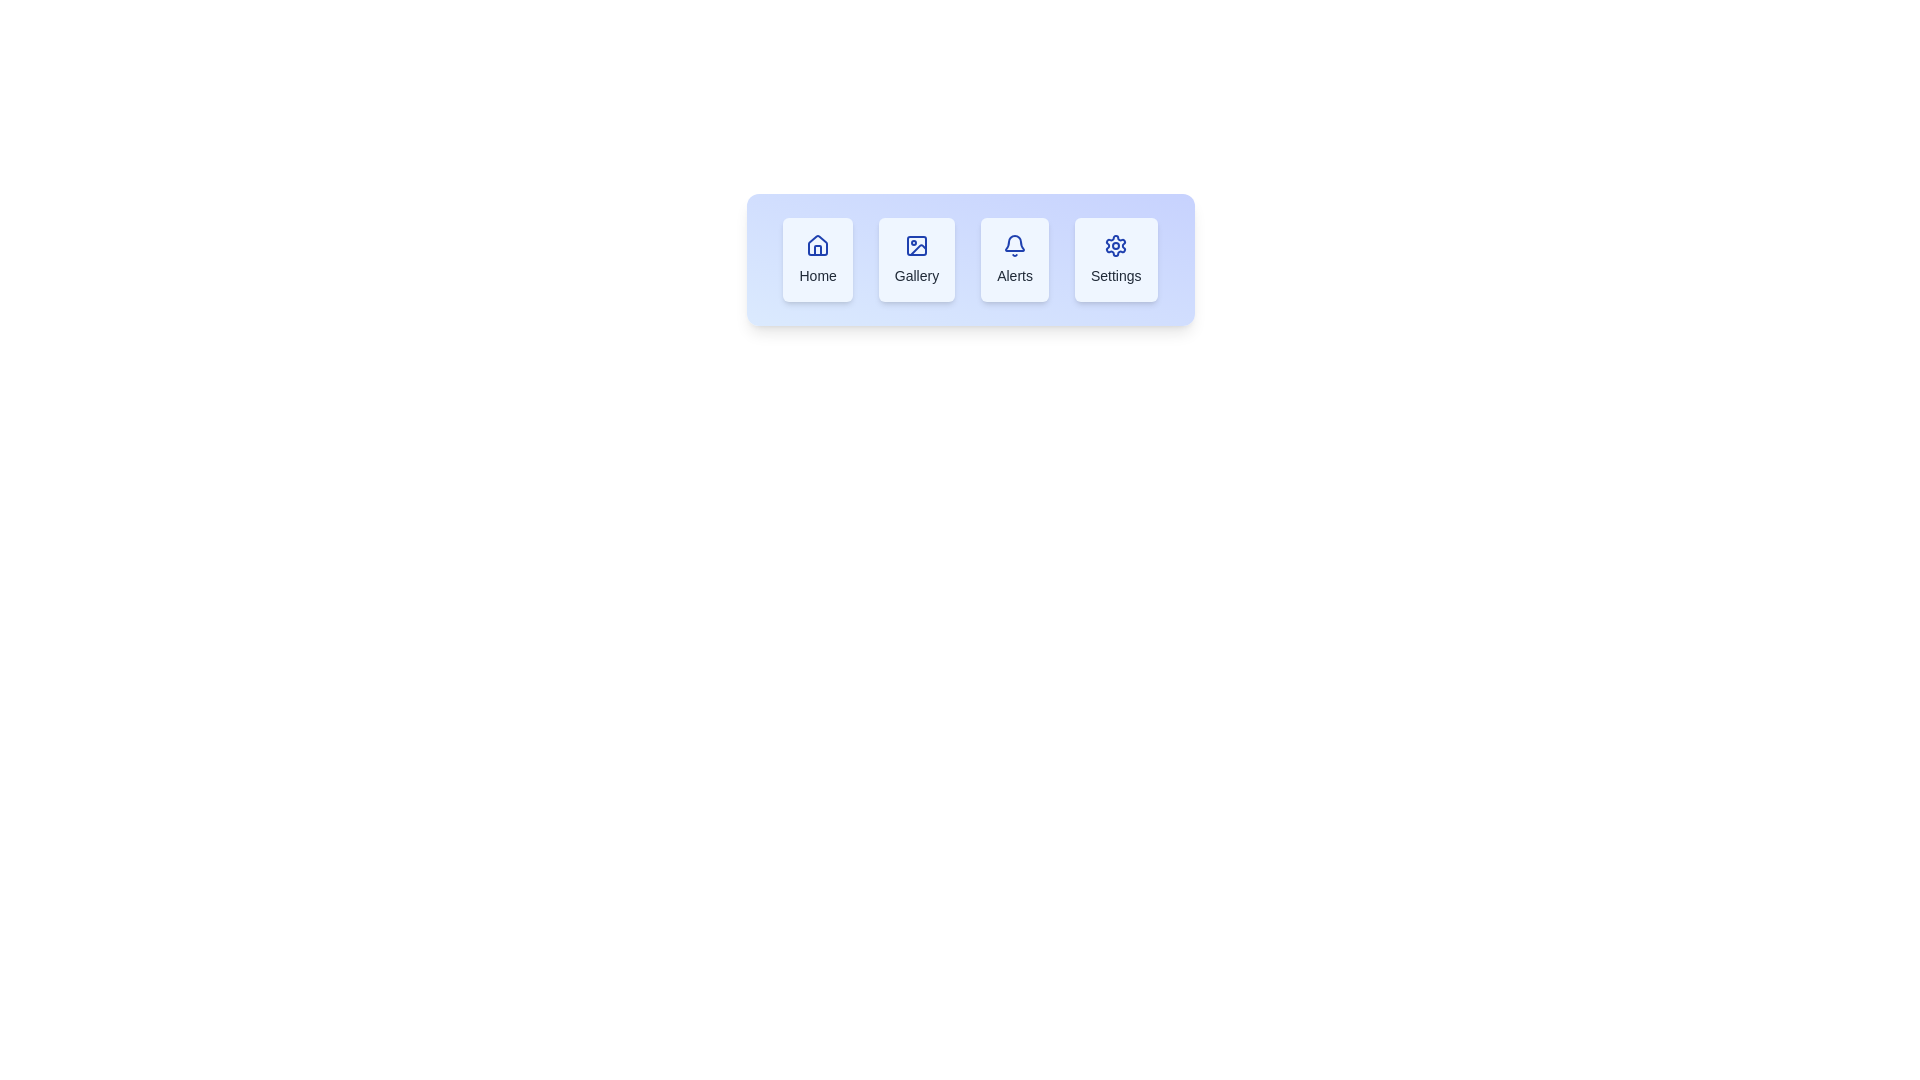 The image size is (1920, 1080). Describe the element at coordinates (1115, 258) in the screenshot. I see `the fourth button in the horizontal navigation bar` at that location.